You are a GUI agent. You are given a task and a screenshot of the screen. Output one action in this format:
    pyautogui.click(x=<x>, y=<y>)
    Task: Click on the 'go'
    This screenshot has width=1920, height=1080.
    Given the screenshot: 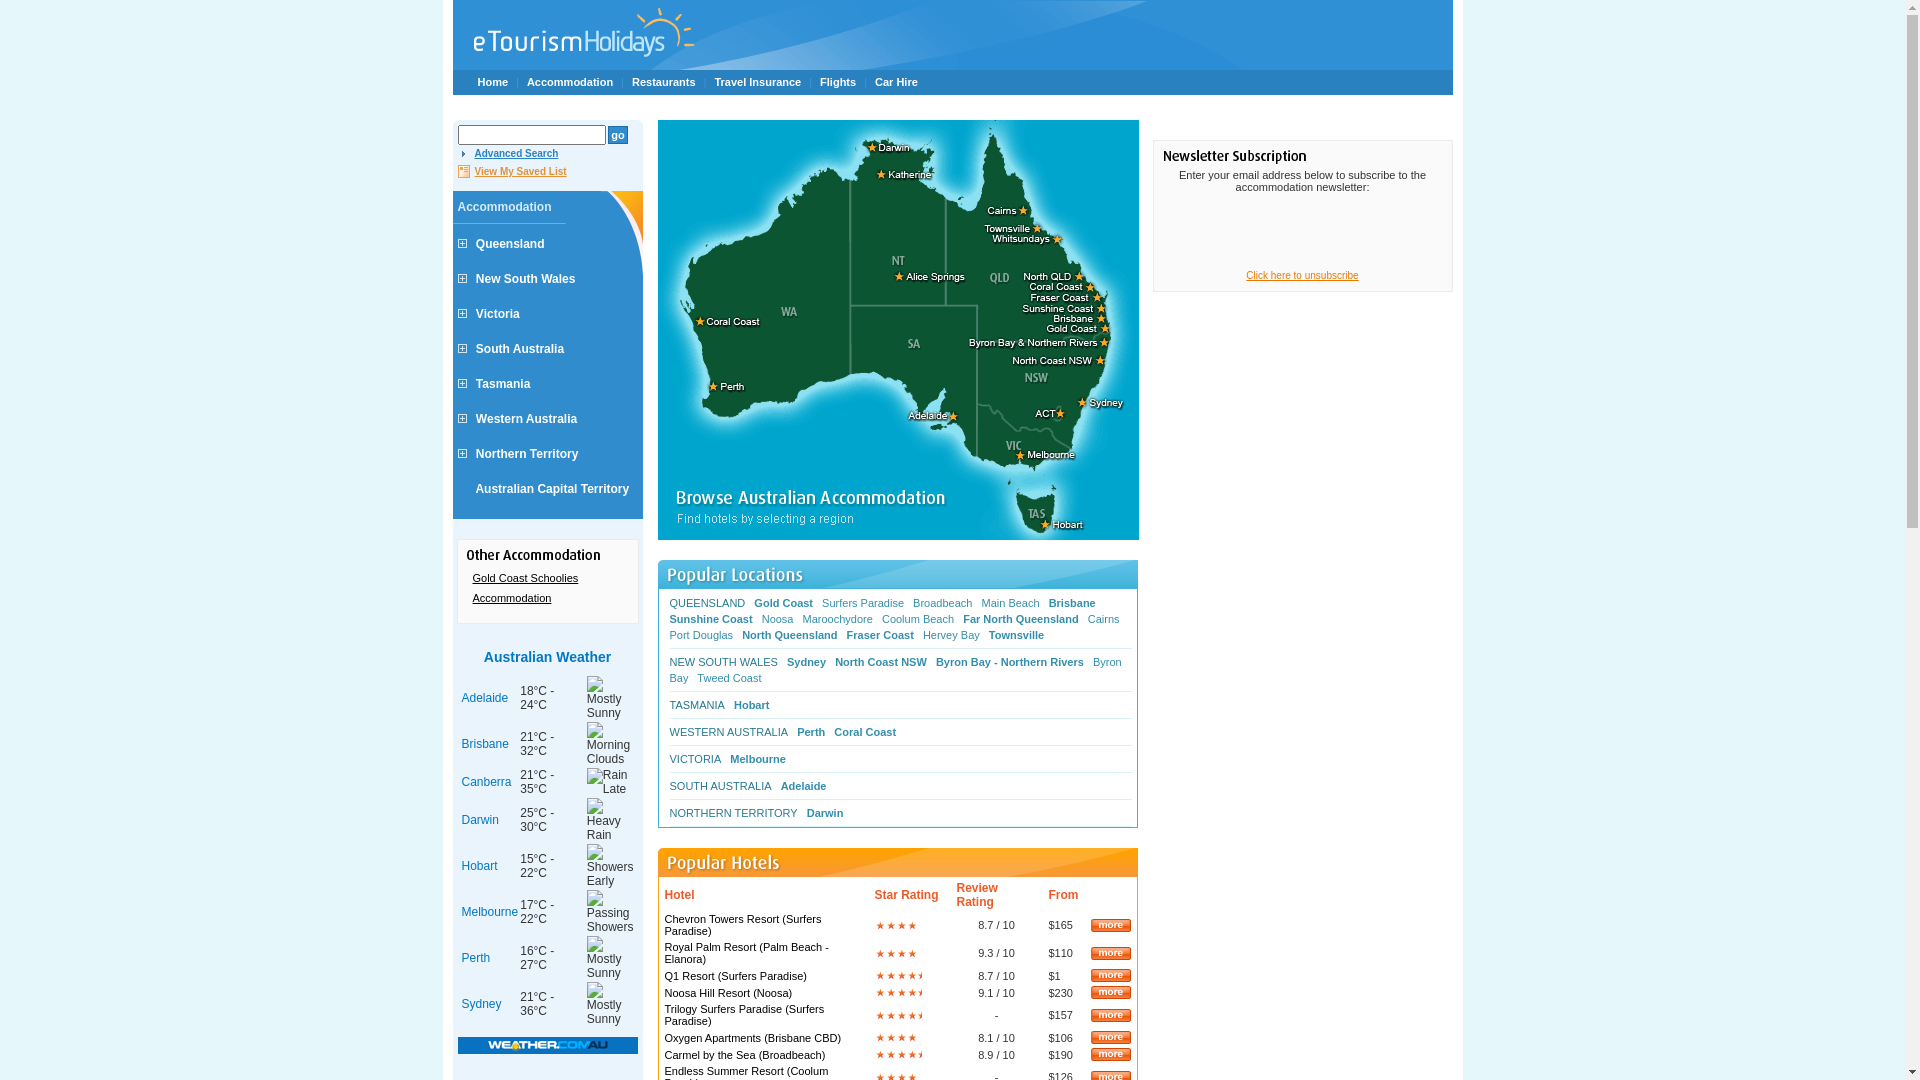 What is the action you would take?
    pyautogui.click(x=607, y=135)
    